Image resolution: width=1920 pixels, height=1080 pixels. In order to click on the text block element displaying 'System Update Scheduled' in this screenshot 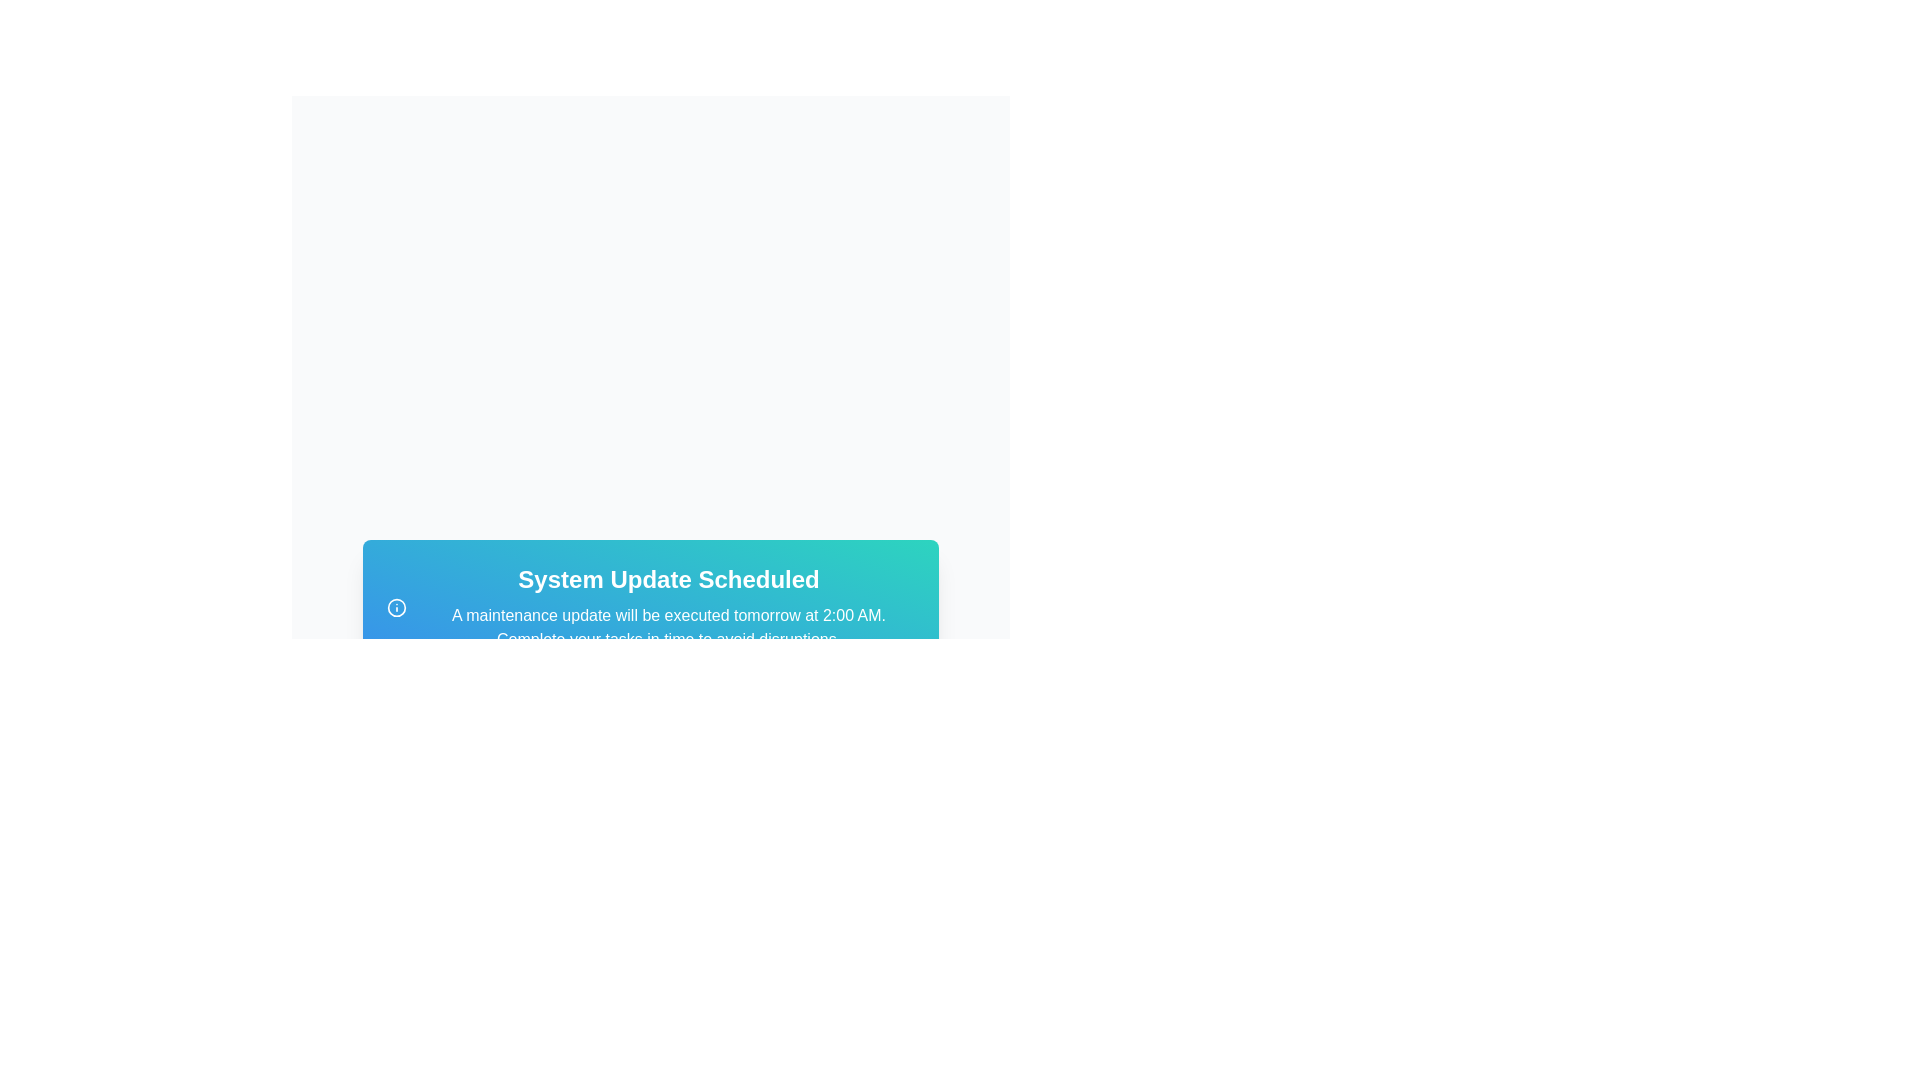, I will do `click(651, 607)`.